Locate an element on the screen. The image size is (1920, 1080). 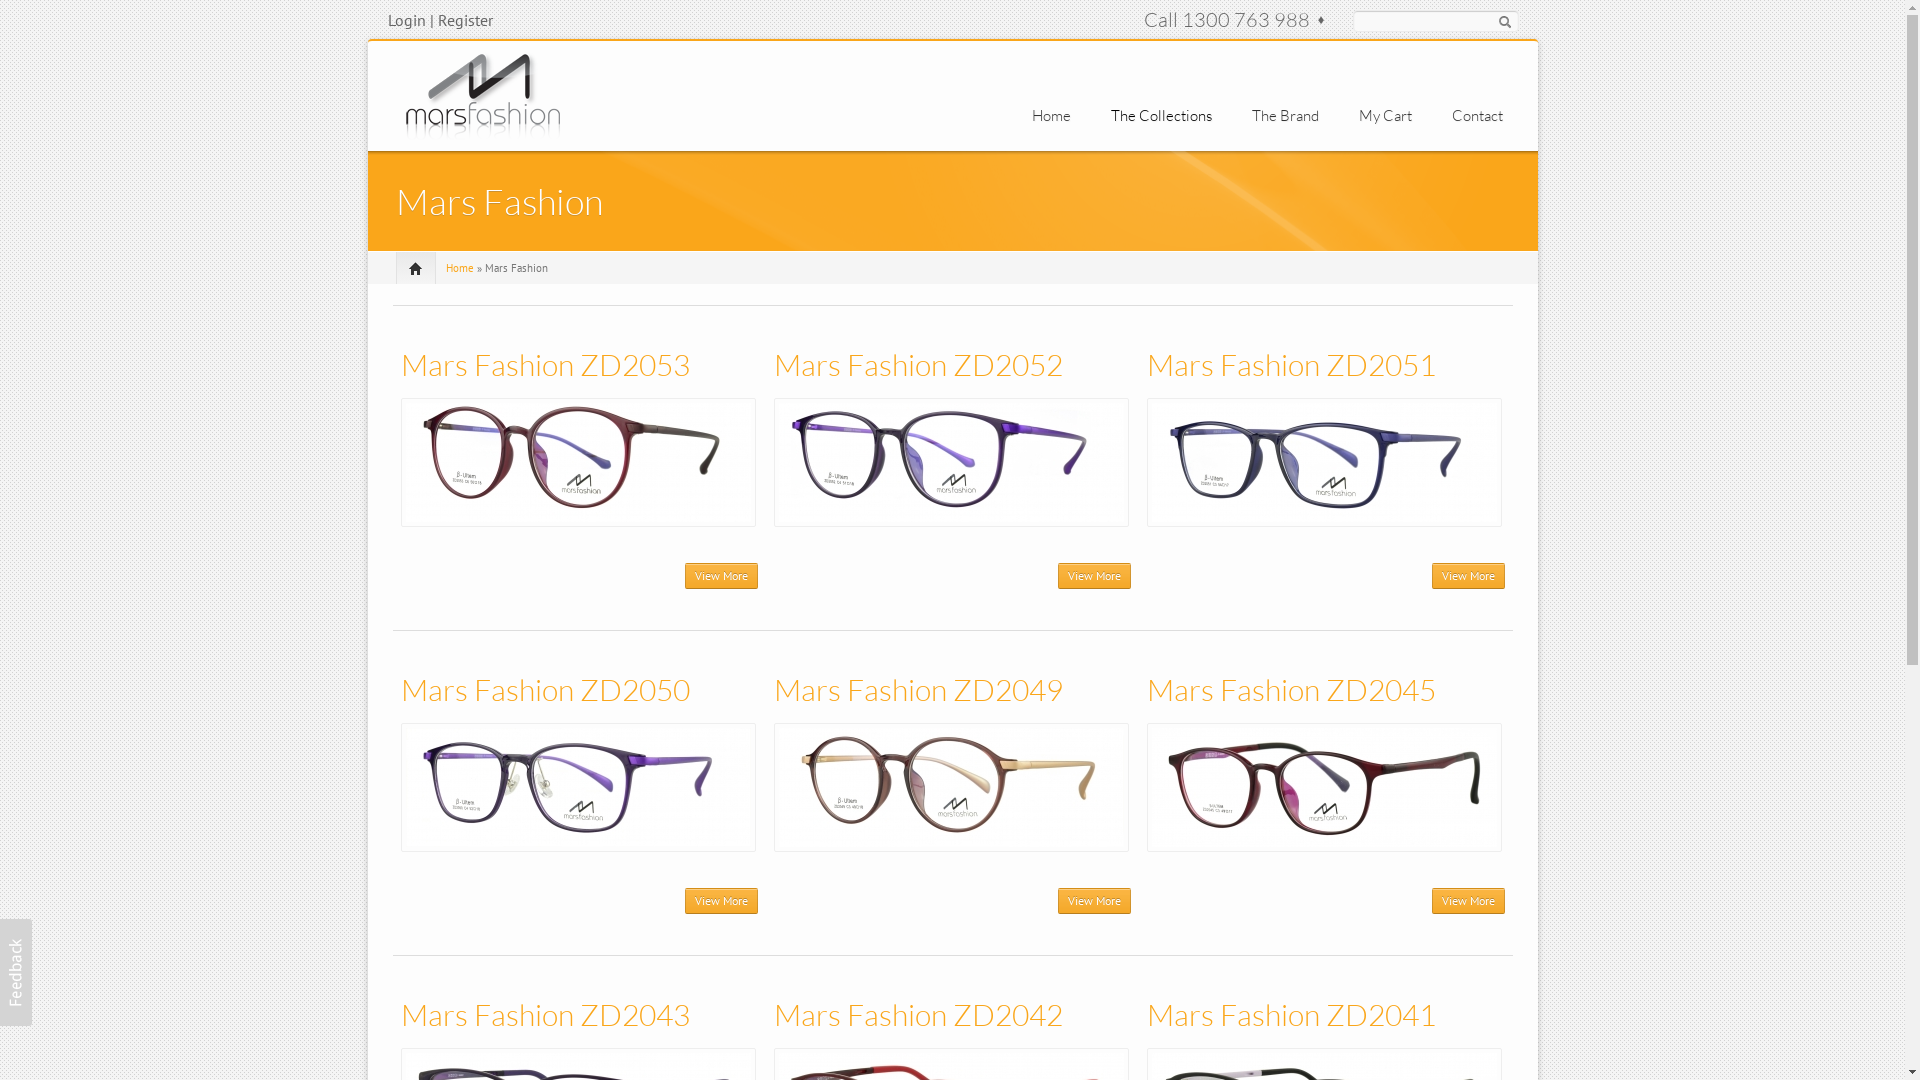
'View More is located at coordinates (720, 901).